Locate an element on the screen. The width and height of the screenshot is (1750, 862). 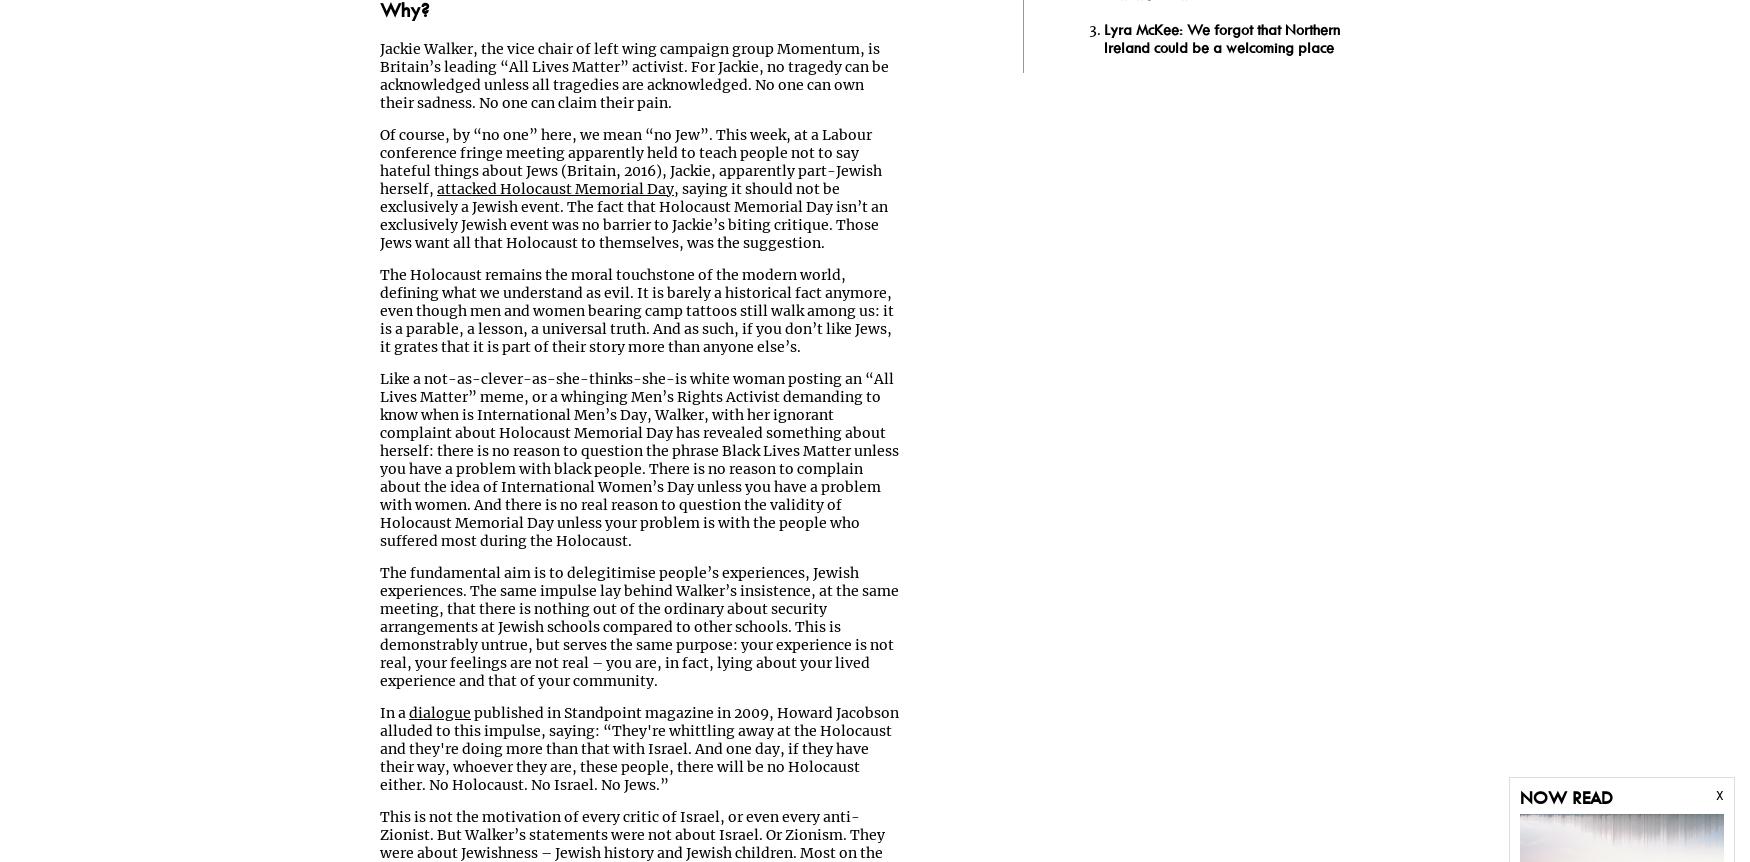
', saying it should not be exclusively a Jewish event. The fact that Holocaust Memorial Day isn’t an exclusively Jewish event was no barrier to Jackie’s biting critique. Those Jews want all that Holocaust to themselves, was the suggestion.' is located at coordinates (633, 216).